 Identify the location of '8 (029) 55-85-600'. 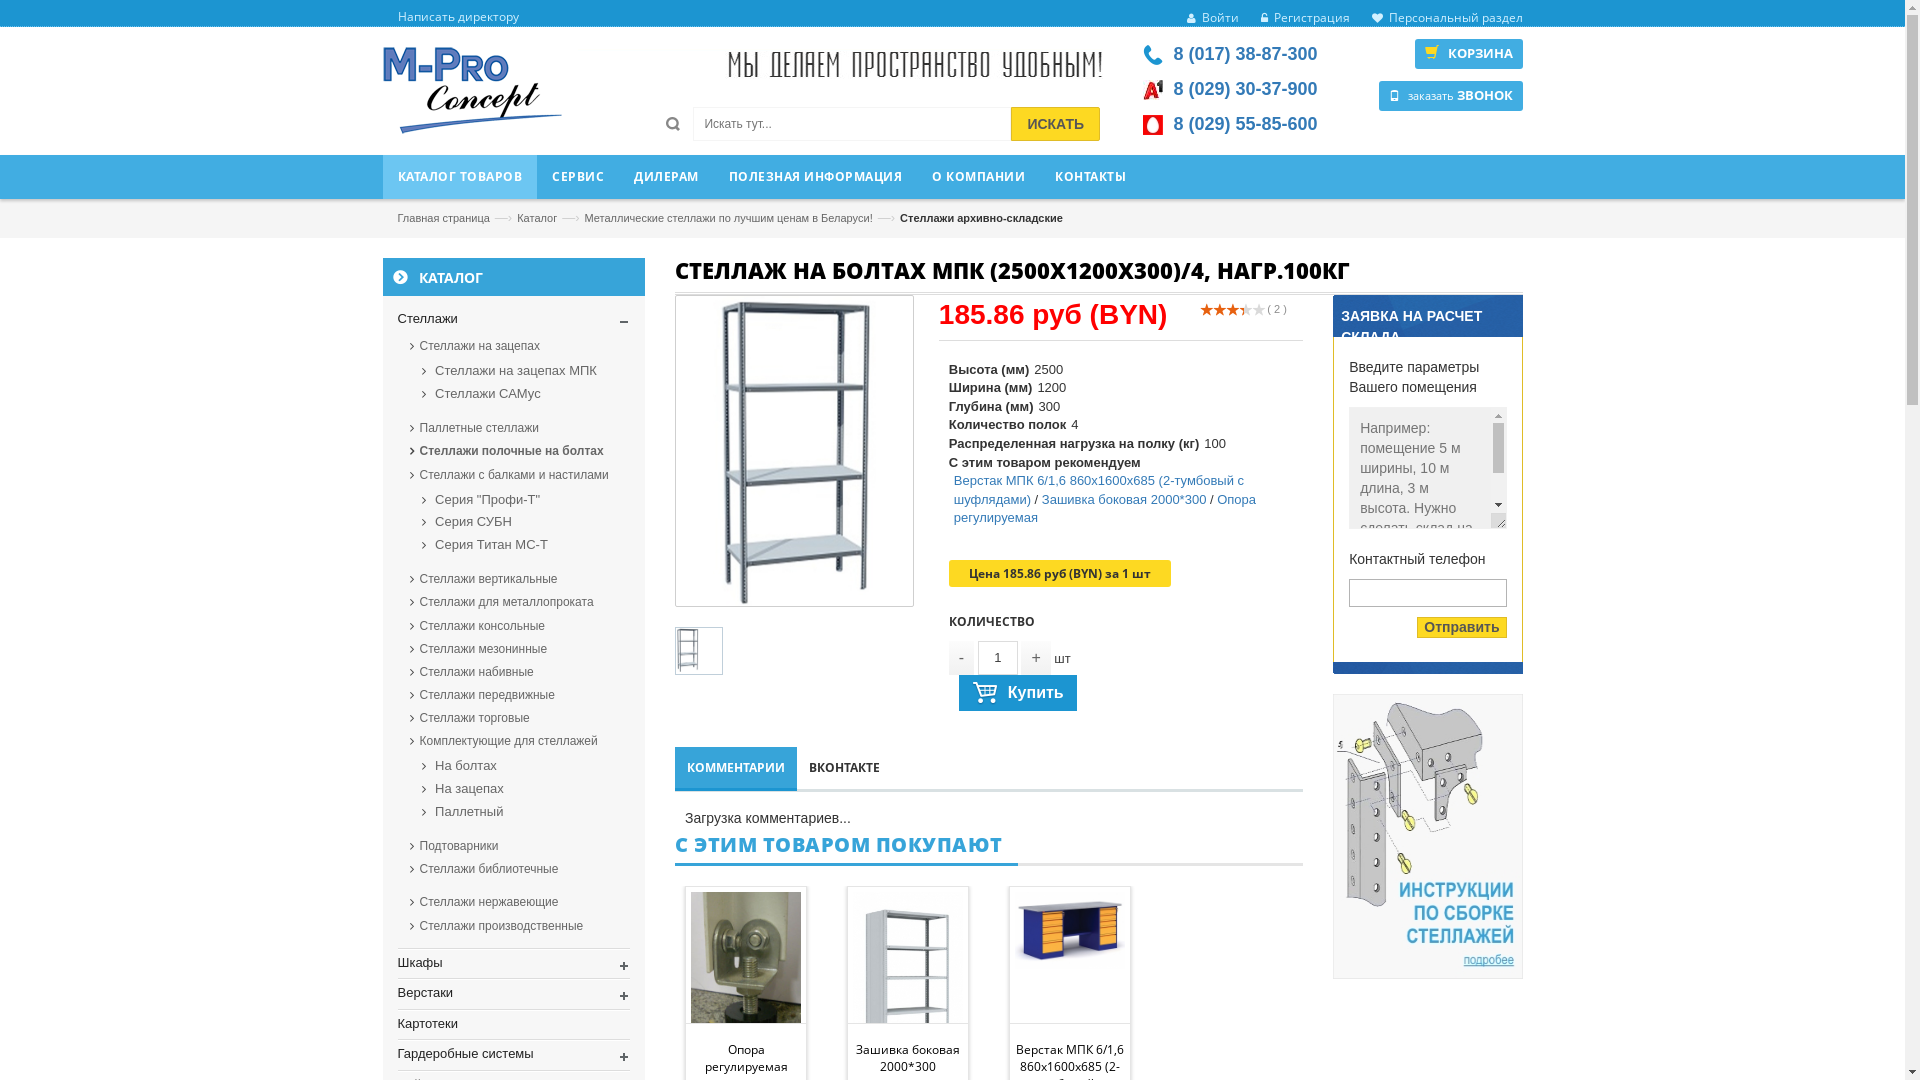
(1243, 123).